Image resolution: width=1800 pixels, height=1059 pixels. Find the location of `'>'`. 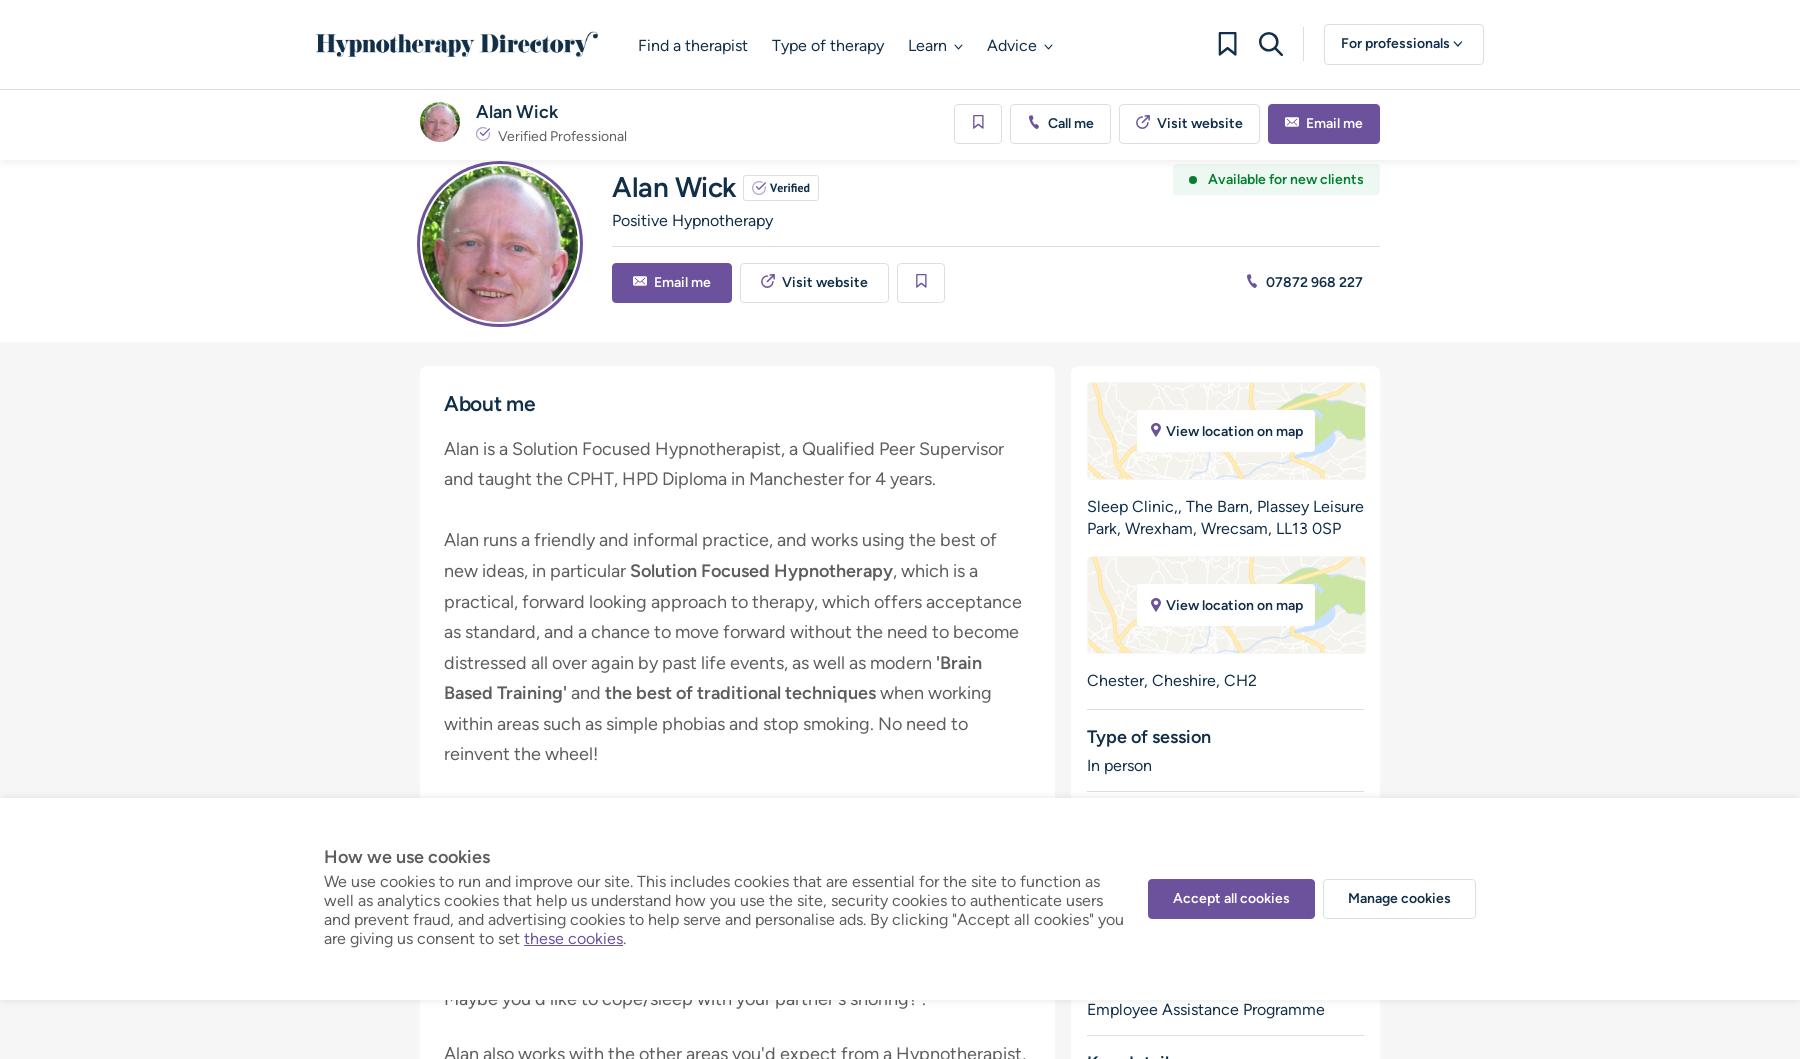

'>' is located at coordinates (470, 111).